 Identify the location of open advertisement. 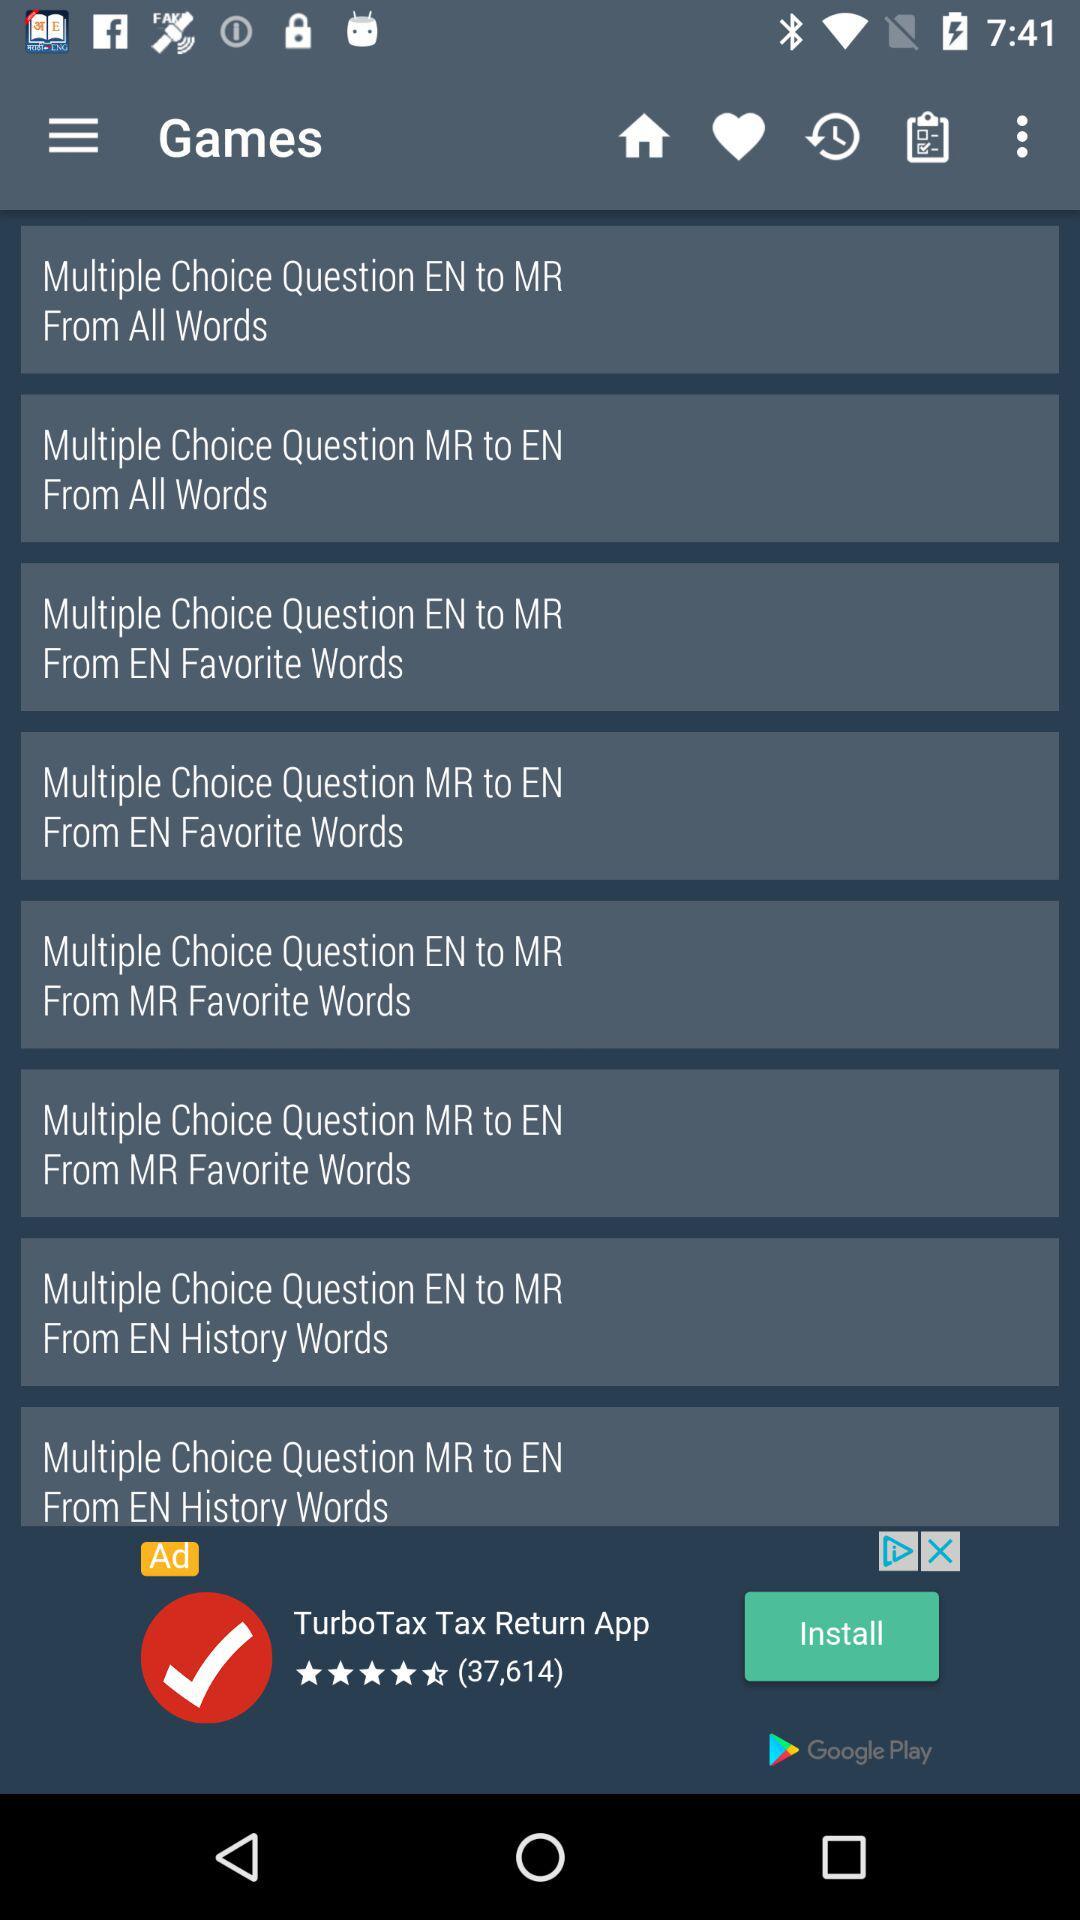
(540, 1662).